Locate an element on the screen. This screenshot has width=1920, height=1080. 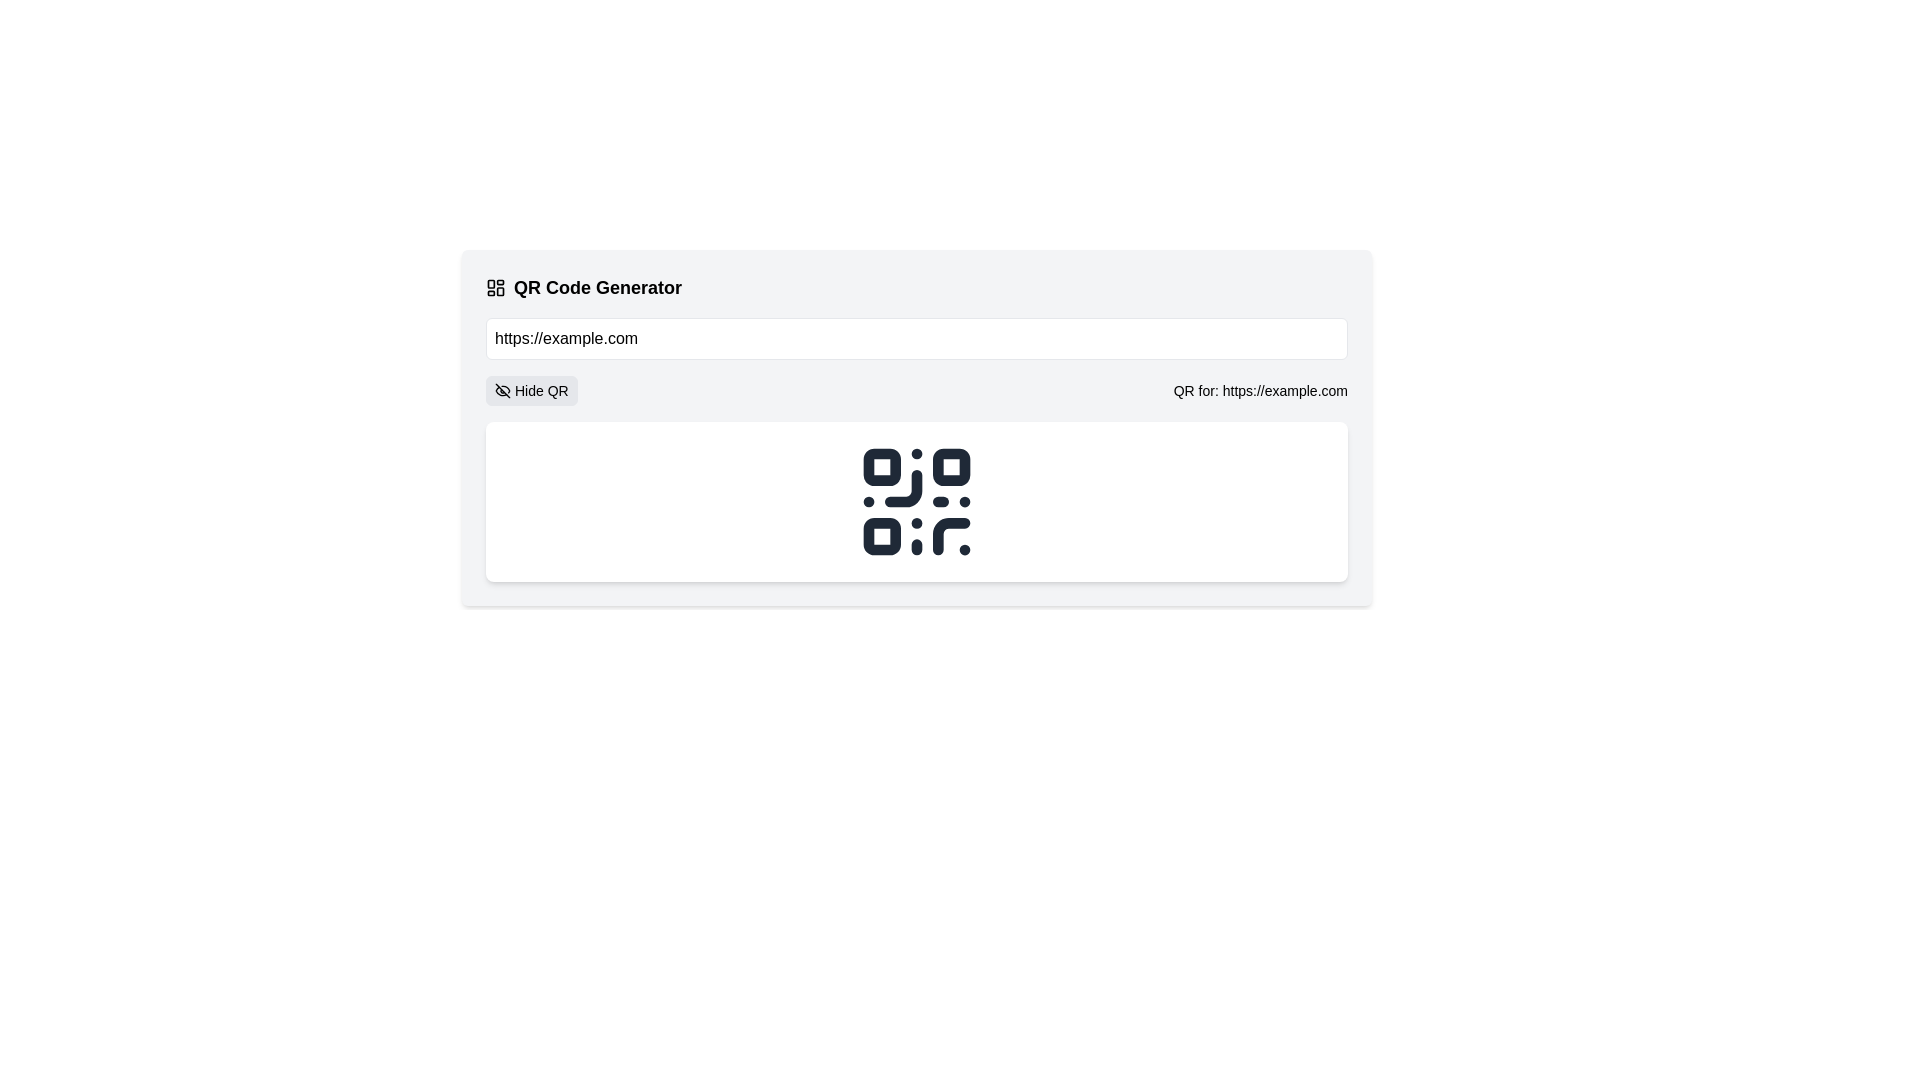
the top-left small square of the QR code representation, which has slightly rounded corners and is rendered in a dark shade against a lighter background is located at coordinates (881, 467).